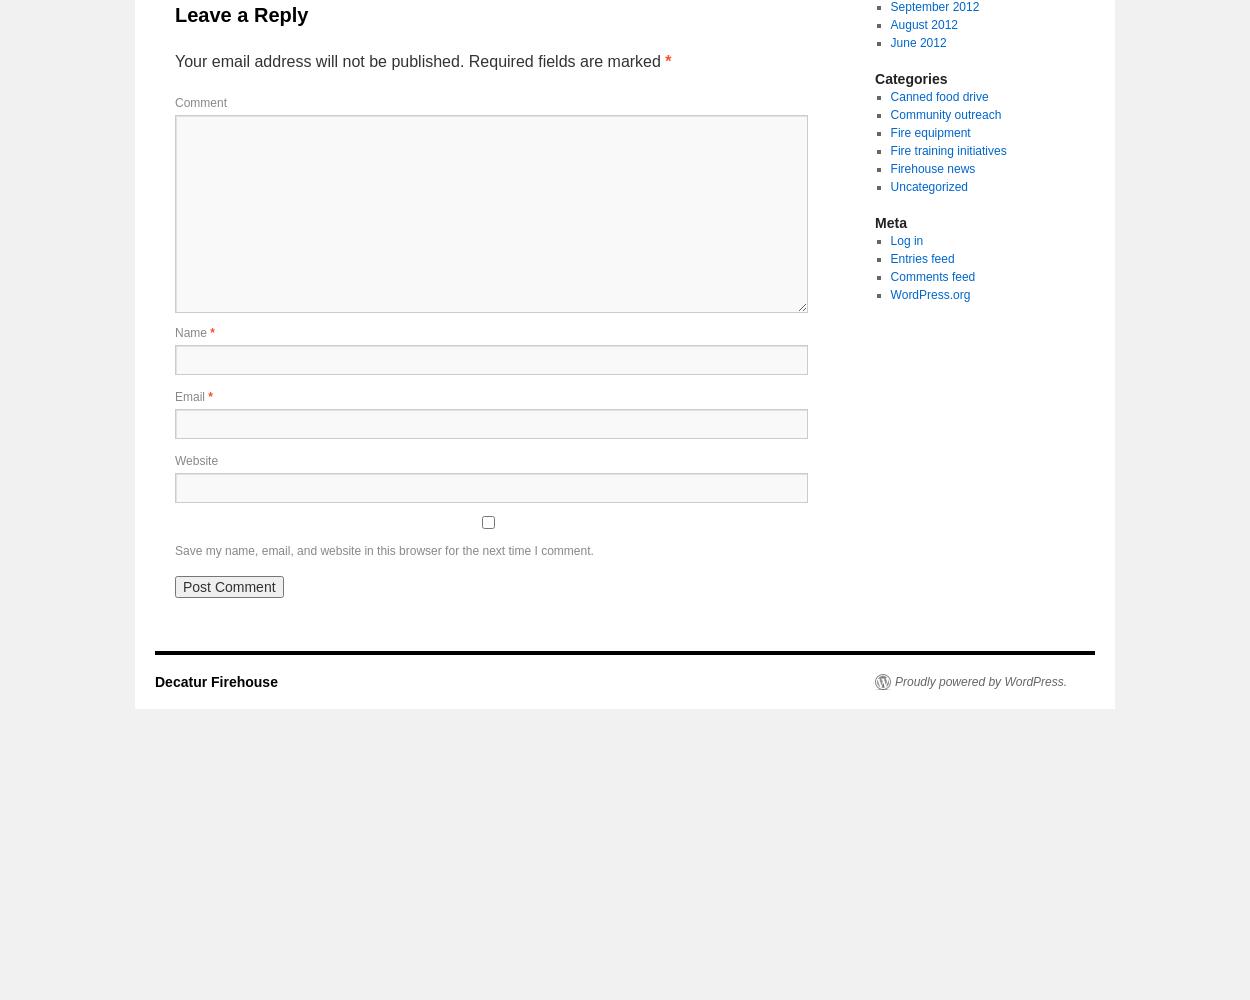 The height and width of the screenshot is (1000, 1250). What do you see at coordinates (318, 61) in the screenshot?
I see `'Your email address will not be published.'` at bounding box center [318, 61].